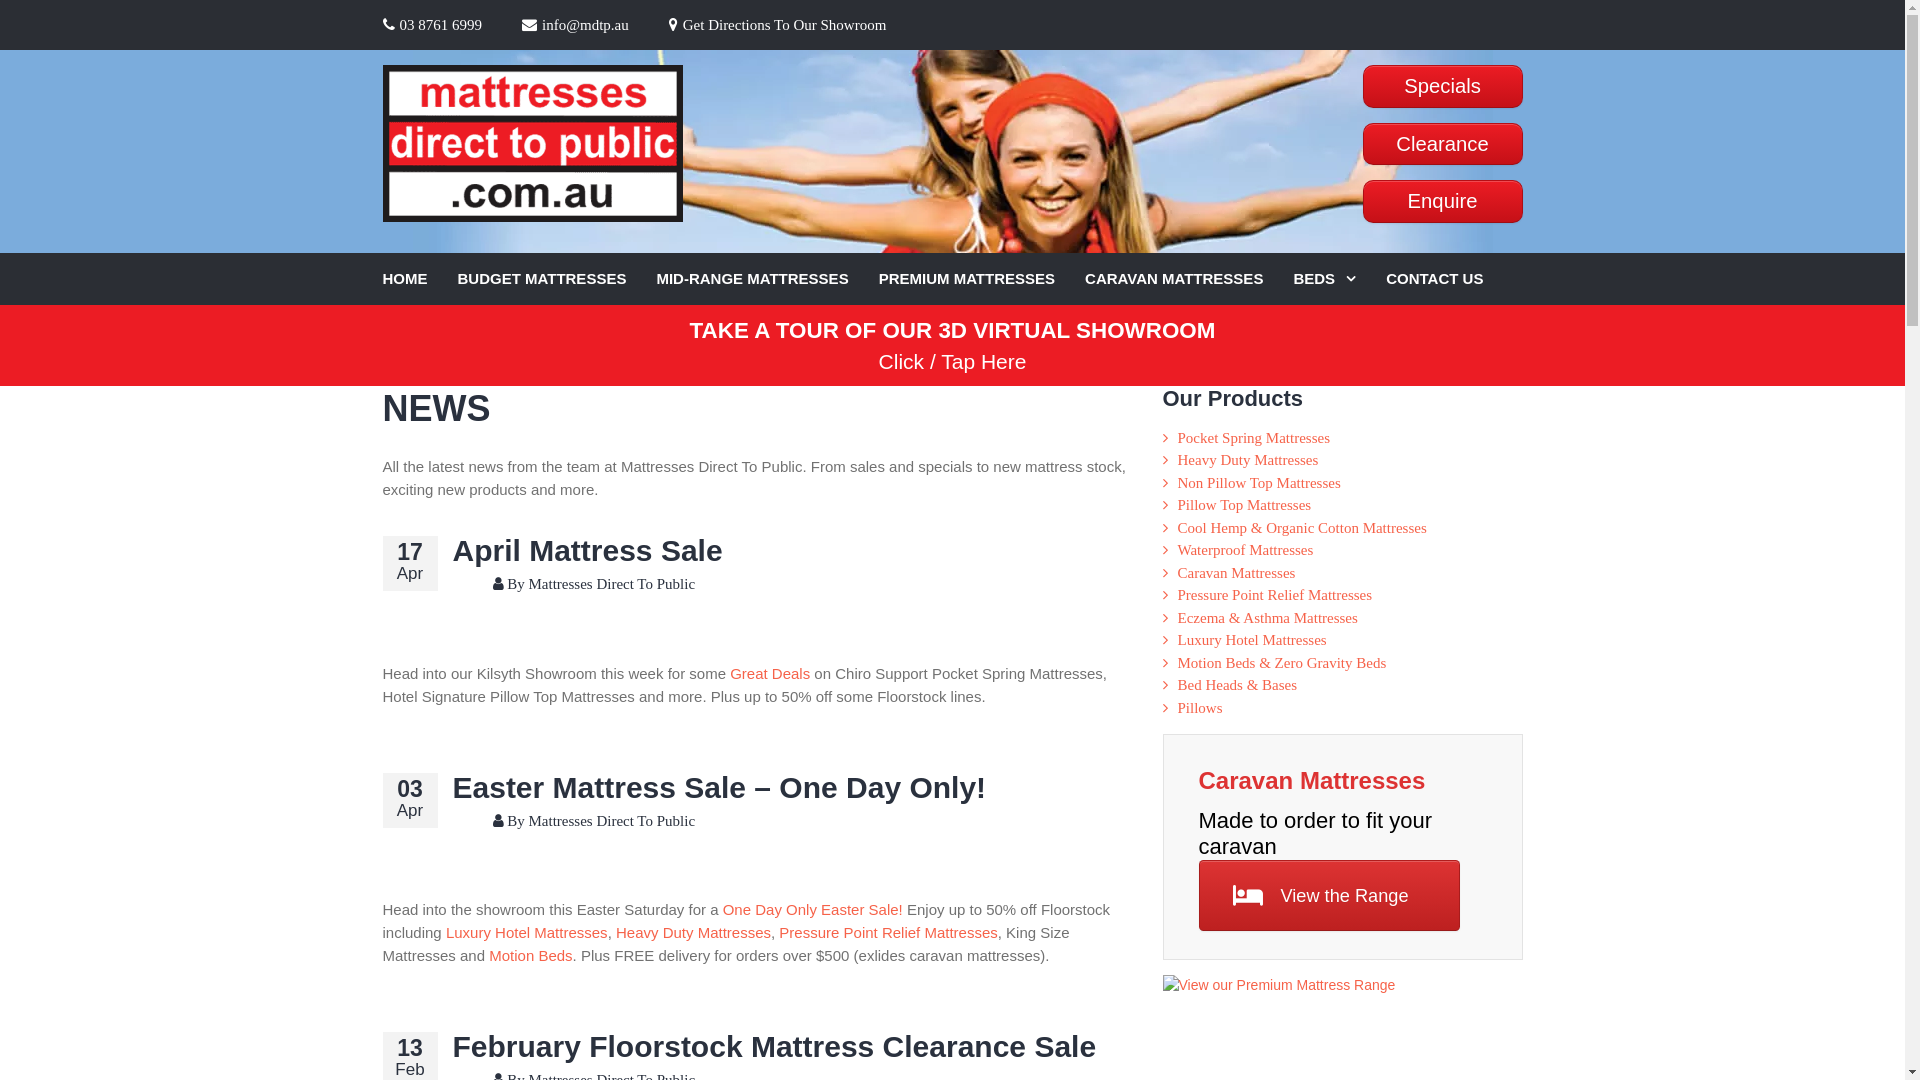 Image resolution: width=1920 pixels, height=1080 pixels. I want to click on 'Waterproof Mattresses', so click(1245, 550).